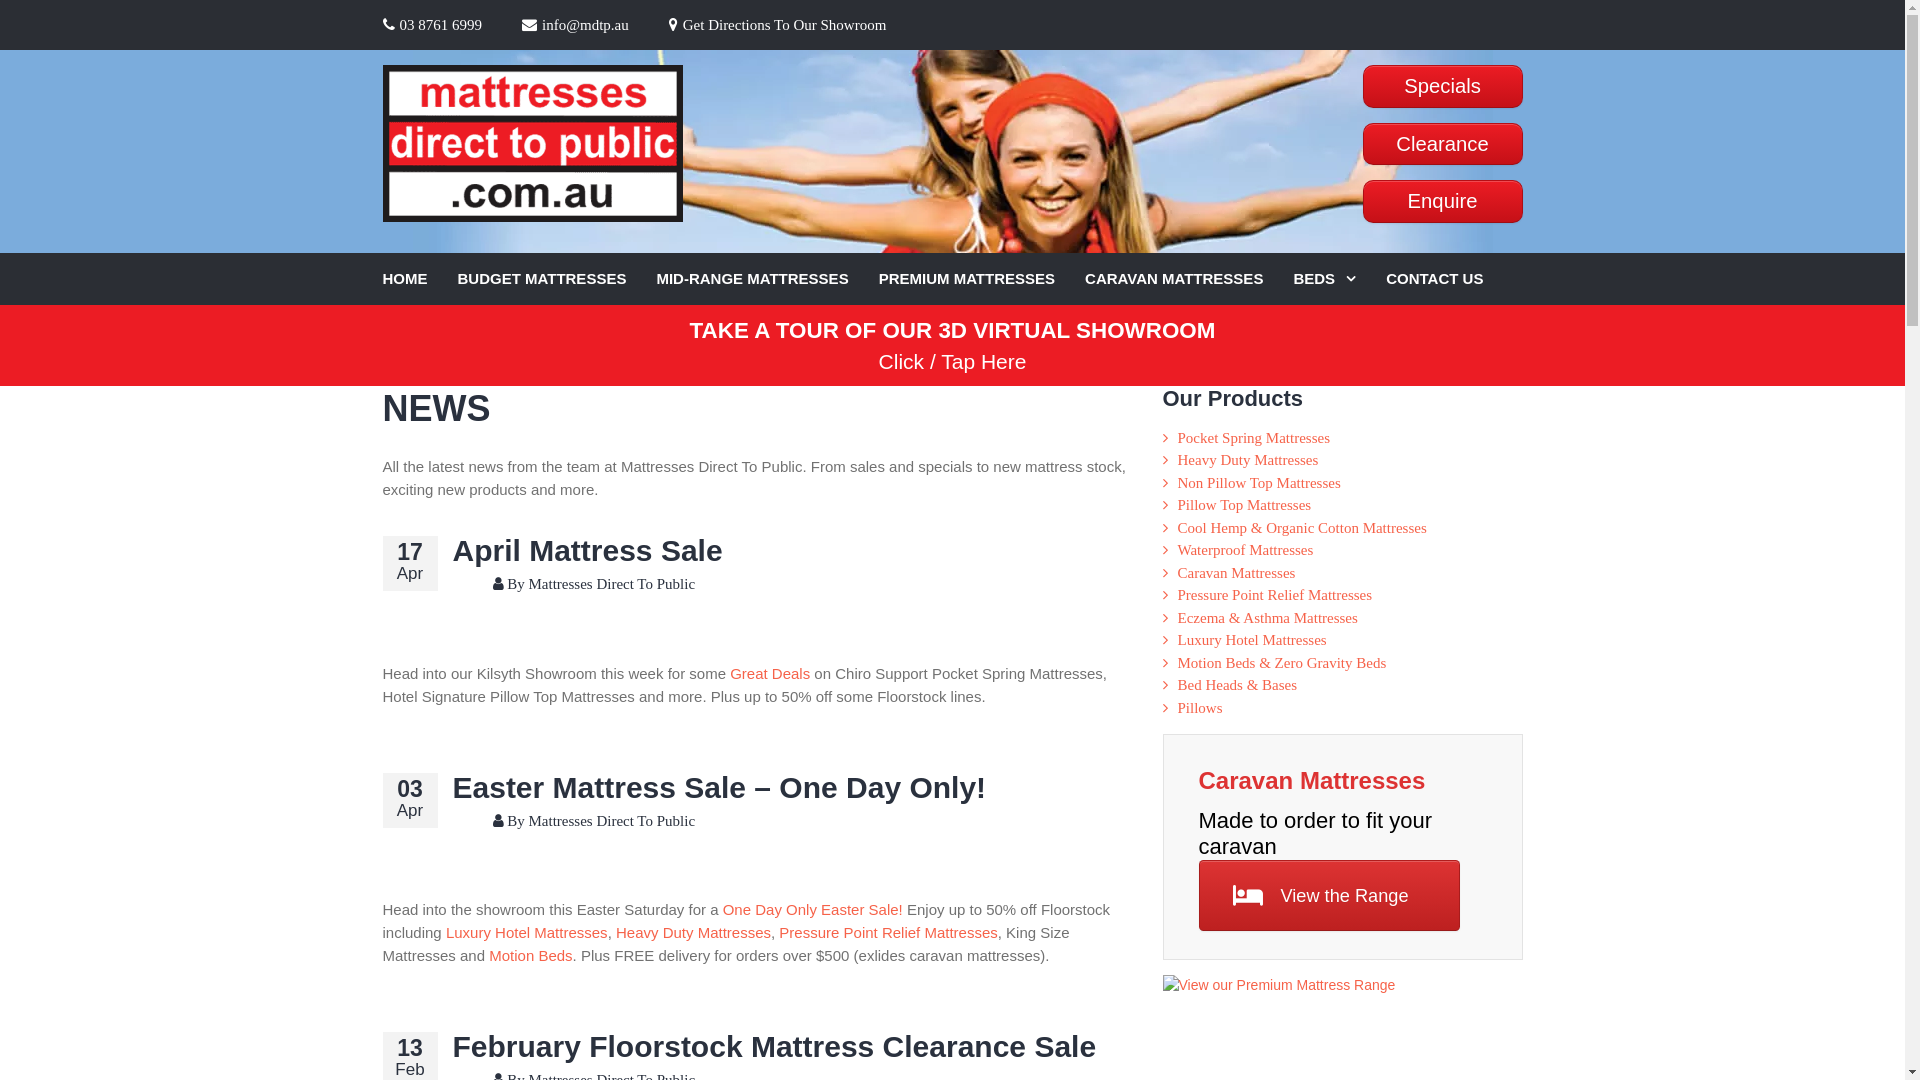 Image resolution: width=1920 pixels, height=1080 pixels. I want to click on 'Waterproof Mattresses', so click(1245, 550).